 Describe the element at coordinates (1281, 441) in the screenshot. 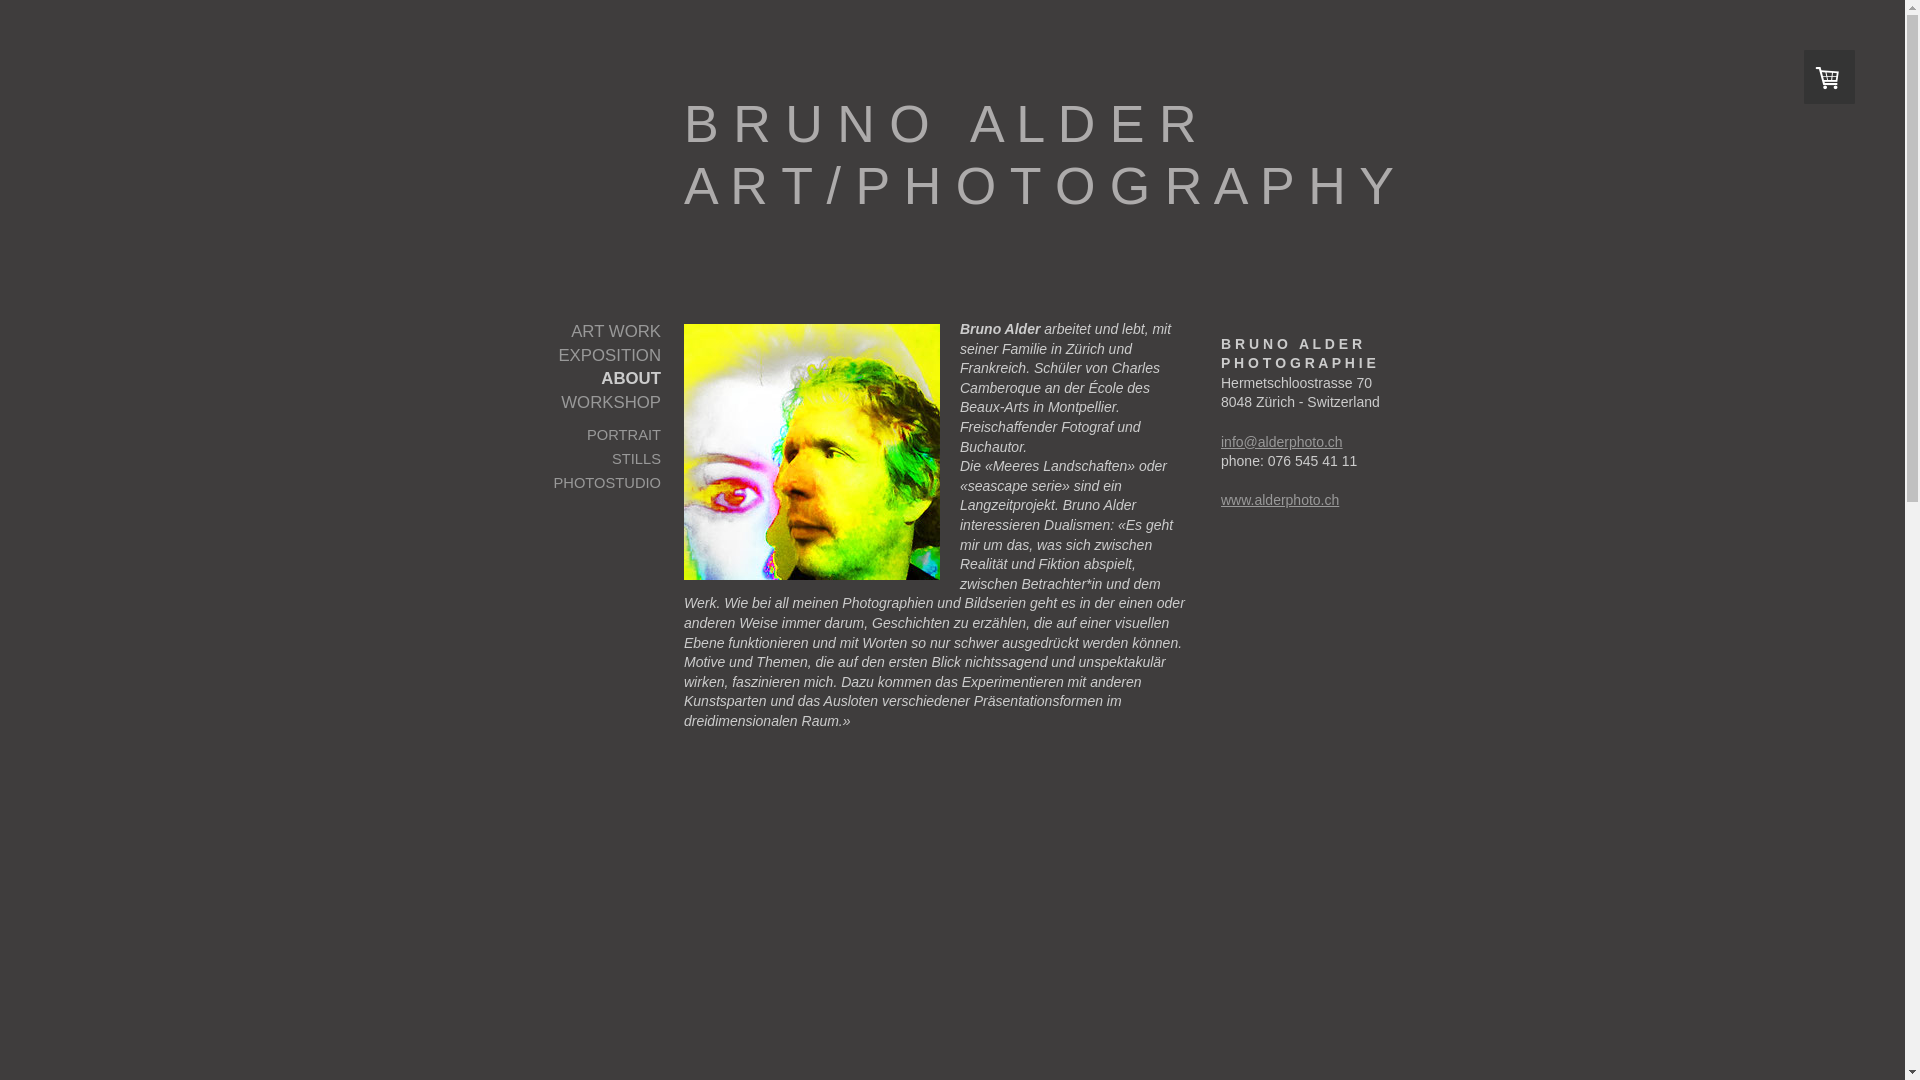

I see `'info@alderphoto.ch'` at that location.